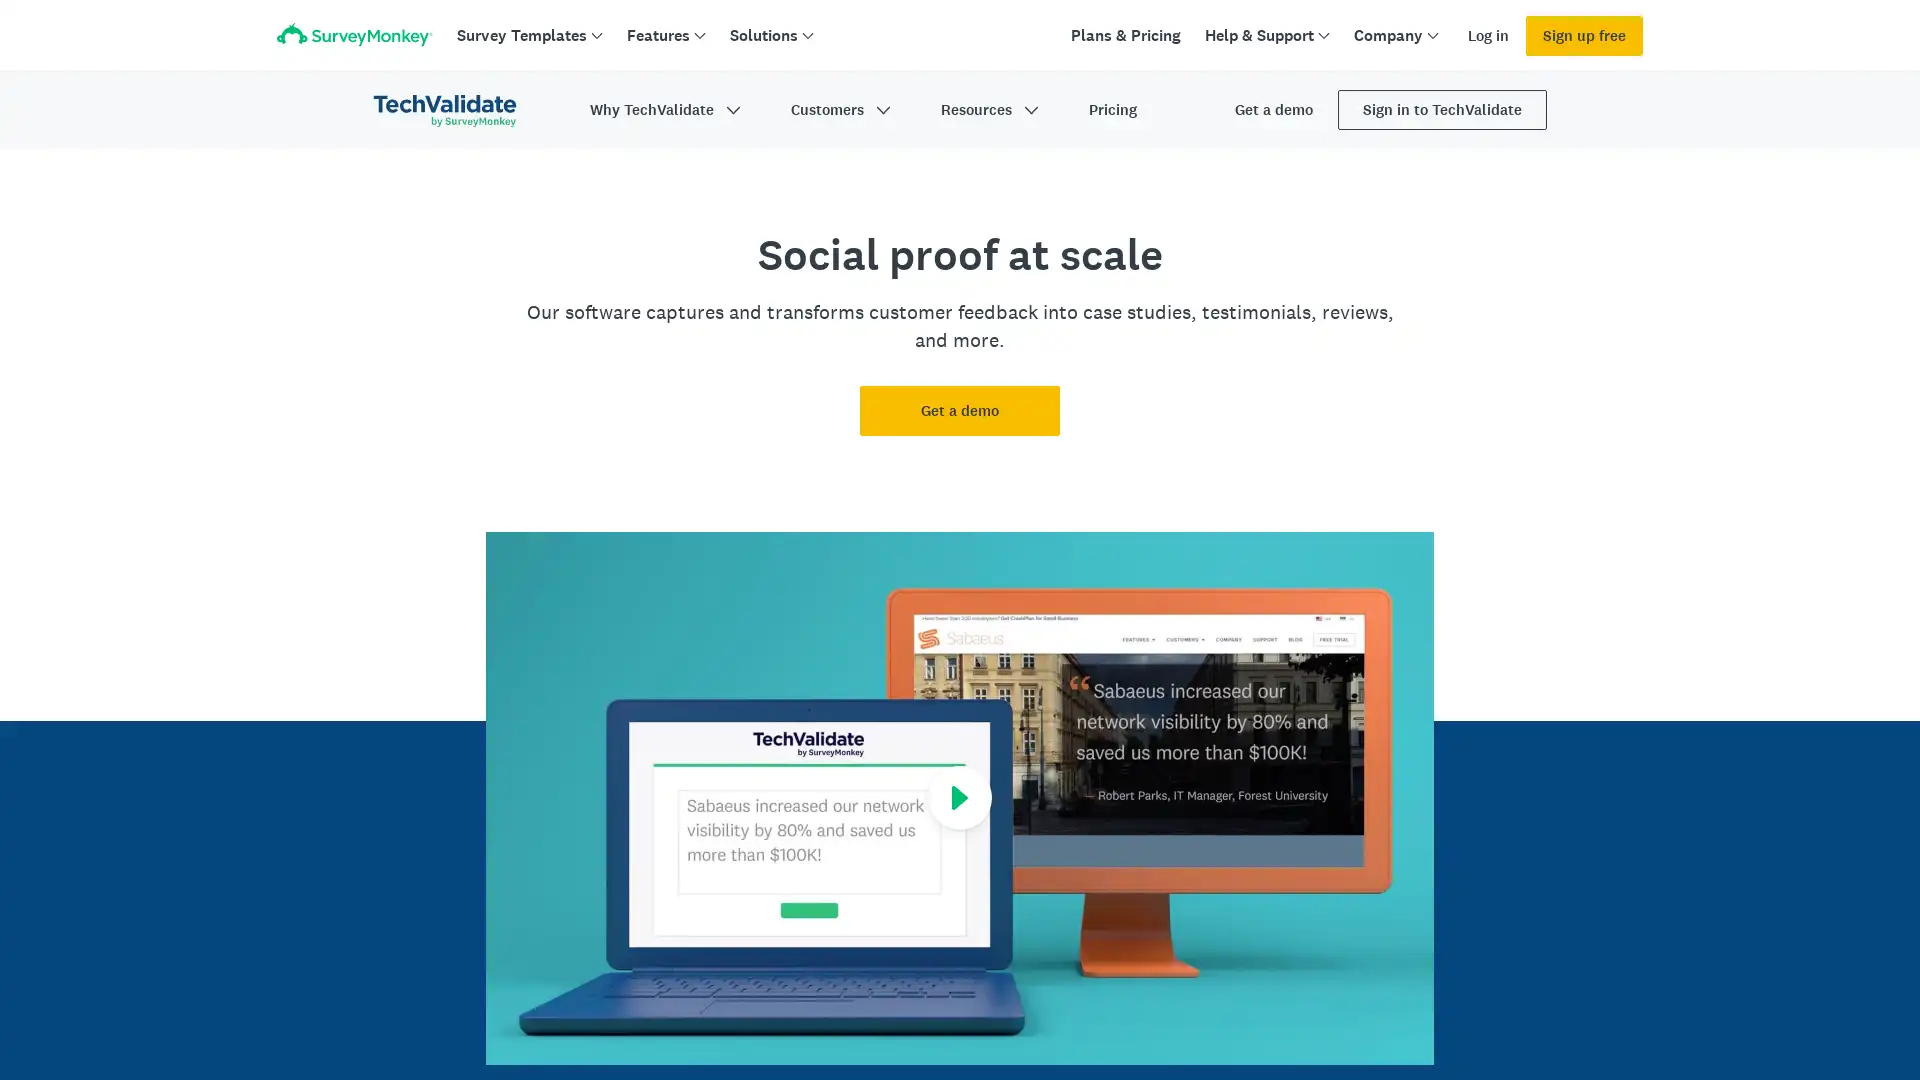 This screenshot has height=1080, width=1920. Describe the element at coordinates (1548, 1009) in the screenshot. I see `Accept all cookies` at that location.